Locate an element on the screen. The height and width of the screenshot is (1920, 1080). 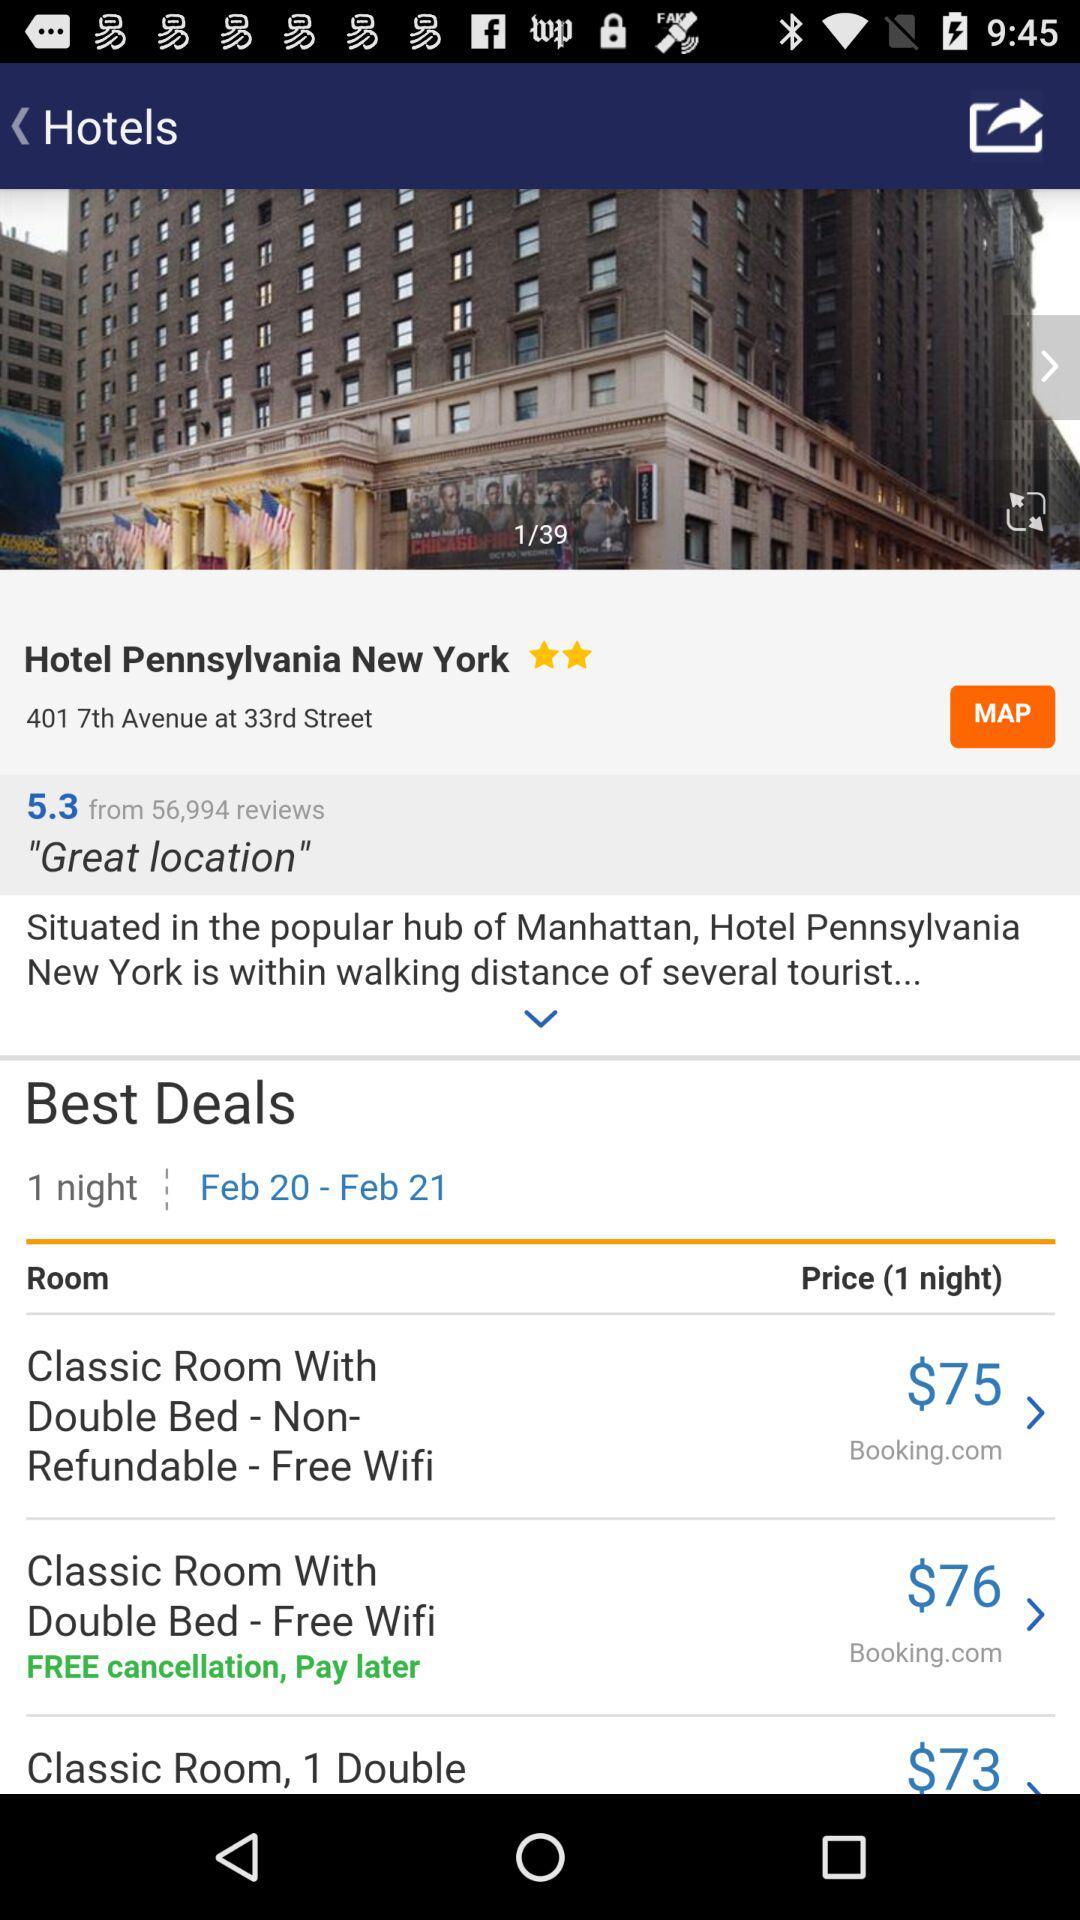
website is located at coordinates (540, 991).